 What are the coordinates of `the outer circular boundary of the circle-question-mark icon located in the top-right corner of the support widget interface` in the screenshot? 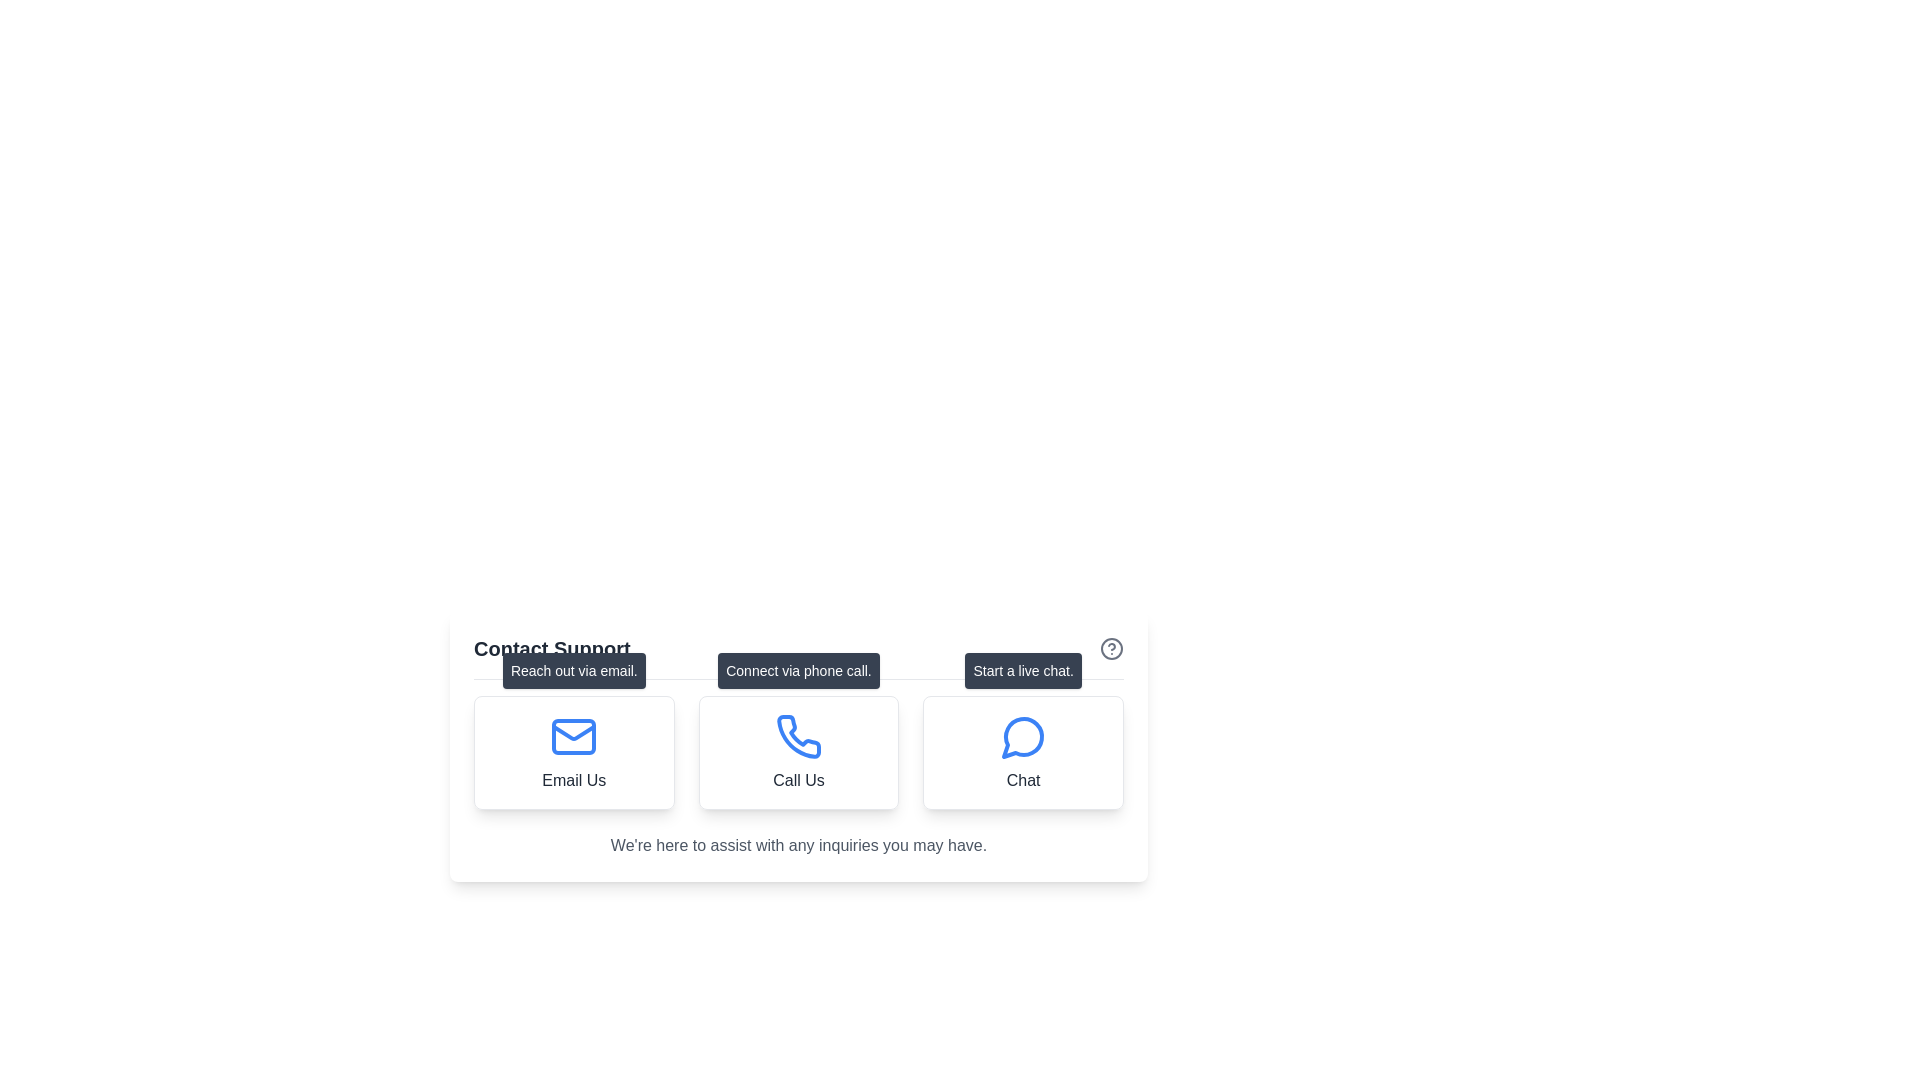 It's located at (1111, 648).